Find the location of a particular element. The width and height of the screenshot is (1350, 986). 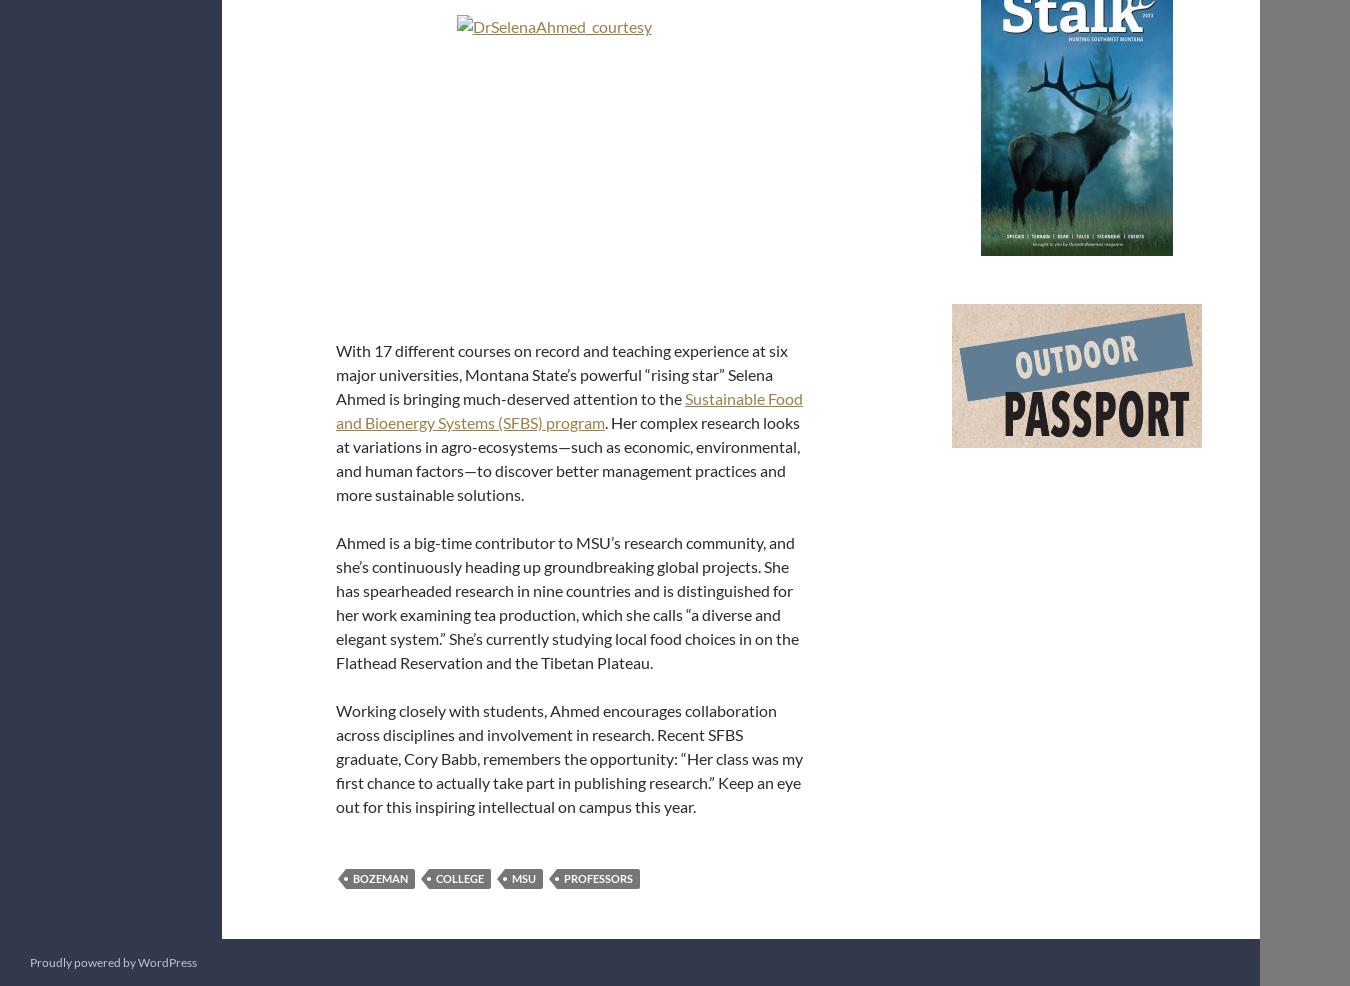

'college' is located at coordinates (436, 877).